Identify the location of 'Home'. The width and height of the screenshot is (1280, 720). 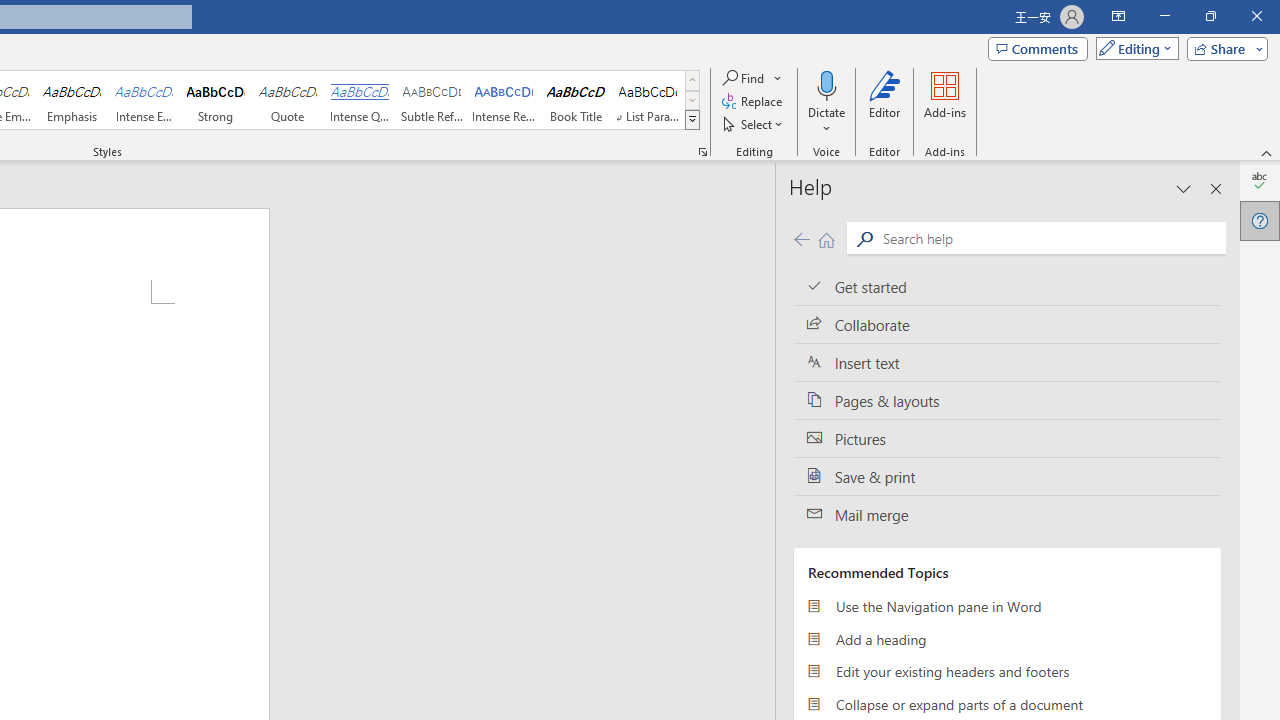
(826, 238).